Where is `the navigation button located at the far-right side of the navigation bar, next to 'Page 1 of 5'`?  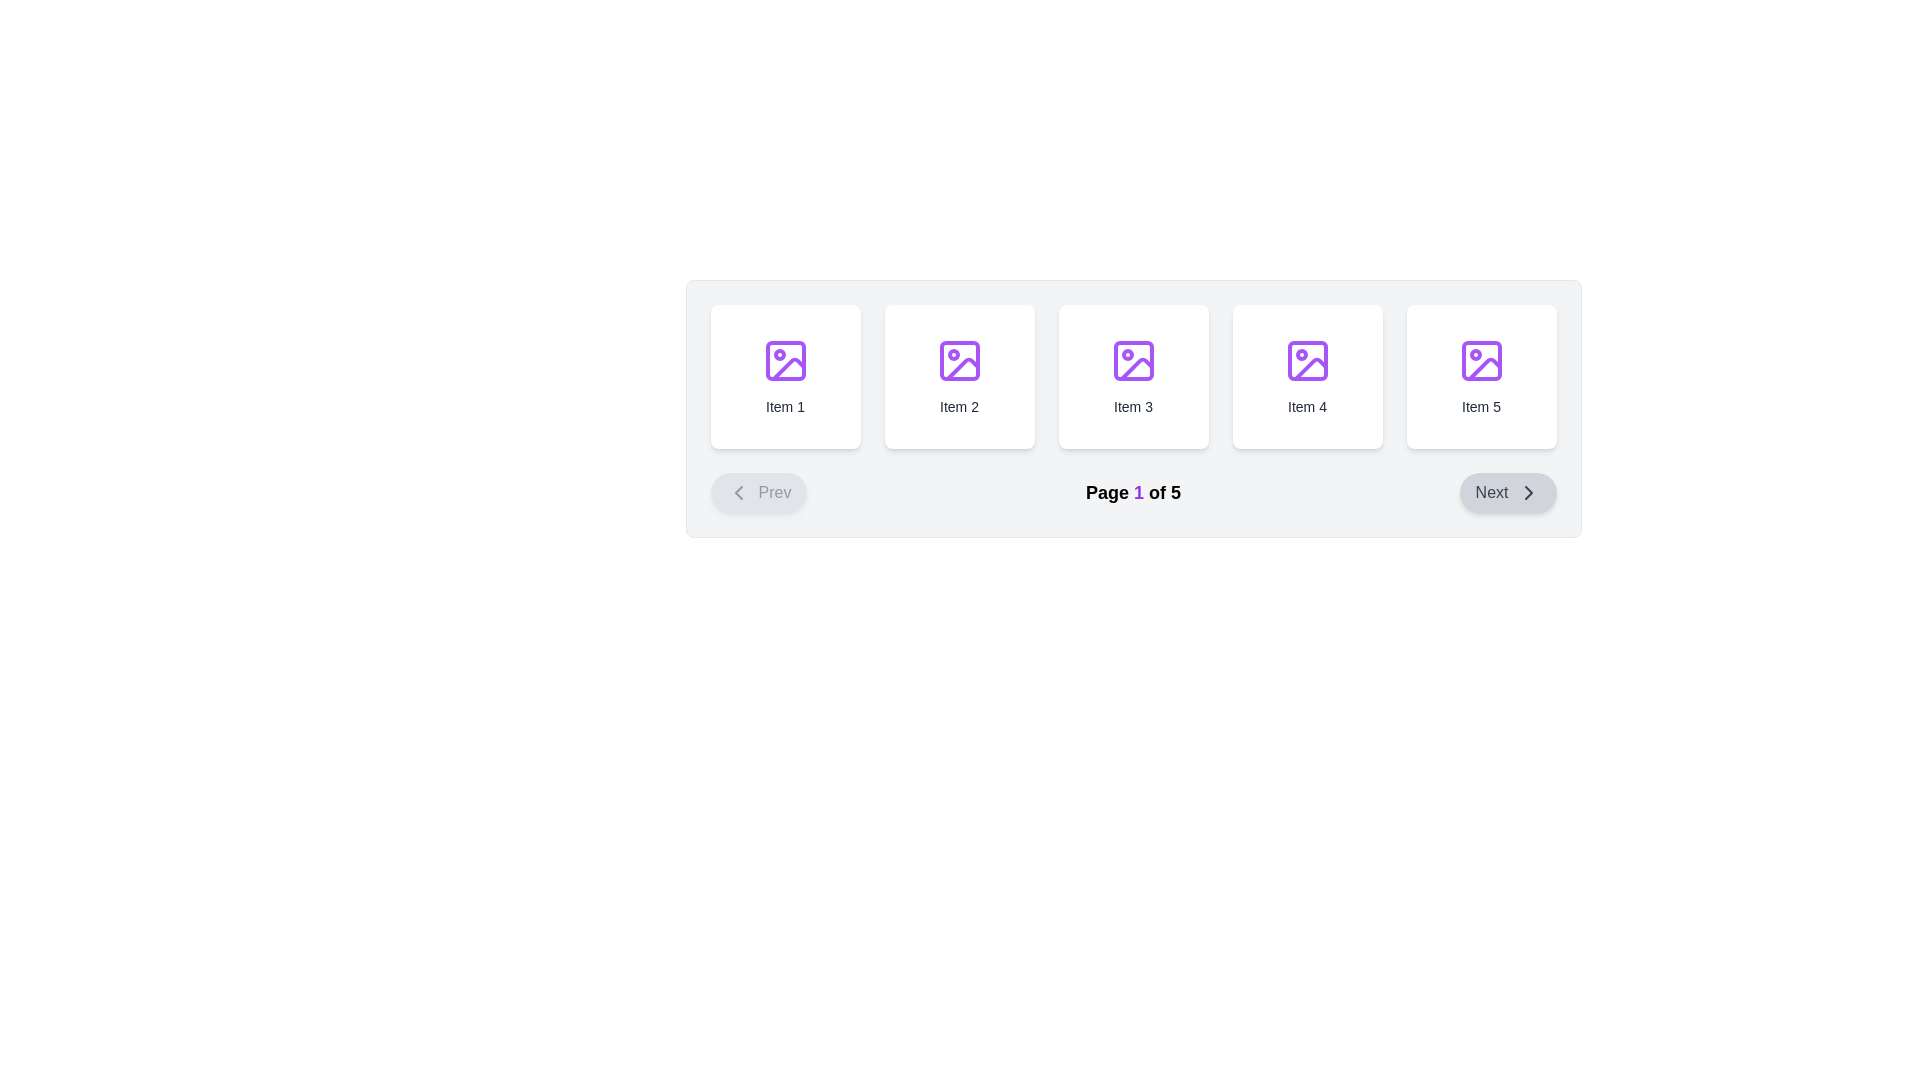 the navigation button located at the far-right side of the navigation bar, next to 'Page 1 of 5' is located at coordinates (1507, 493).